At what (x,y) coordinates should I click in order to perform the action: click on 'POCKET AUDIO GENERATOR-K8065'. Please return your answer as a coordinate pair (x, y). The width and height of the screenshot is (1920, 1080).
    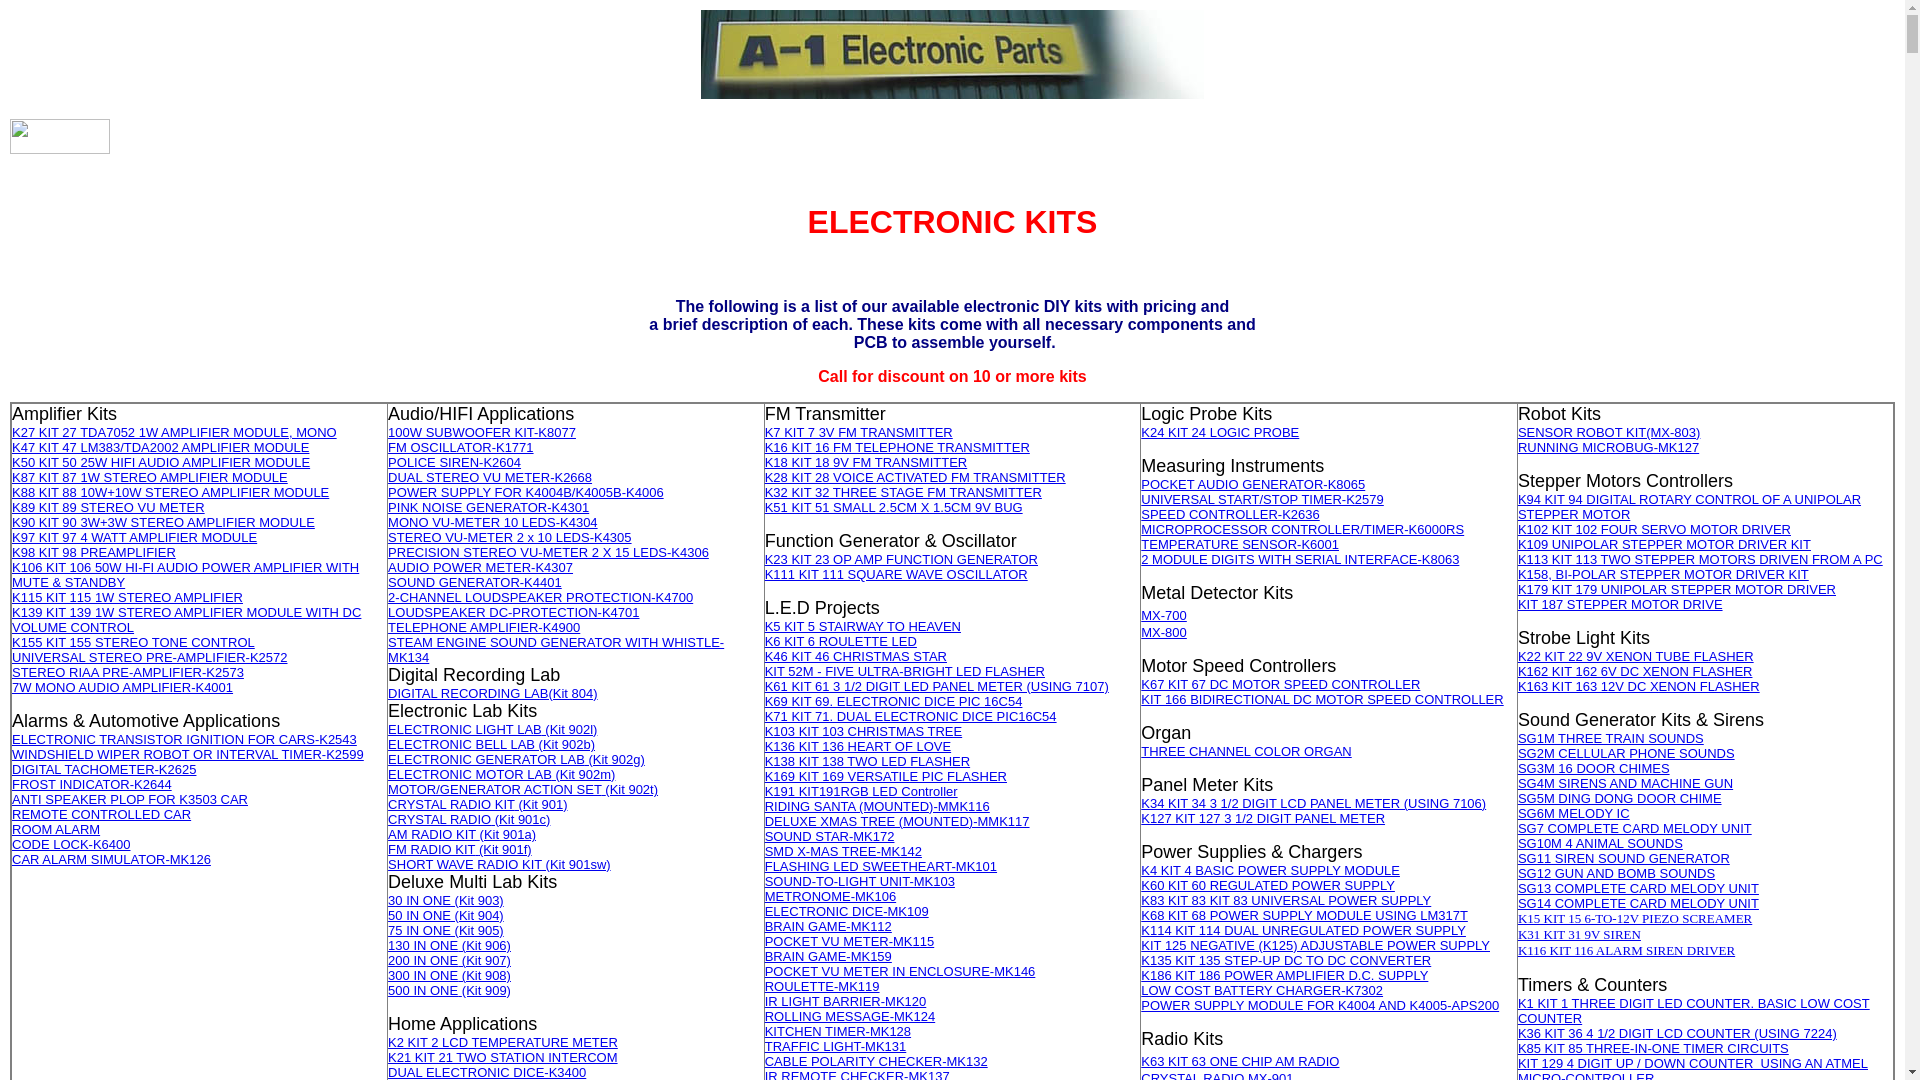
    Looking at the image, I should click on (1141, 484).